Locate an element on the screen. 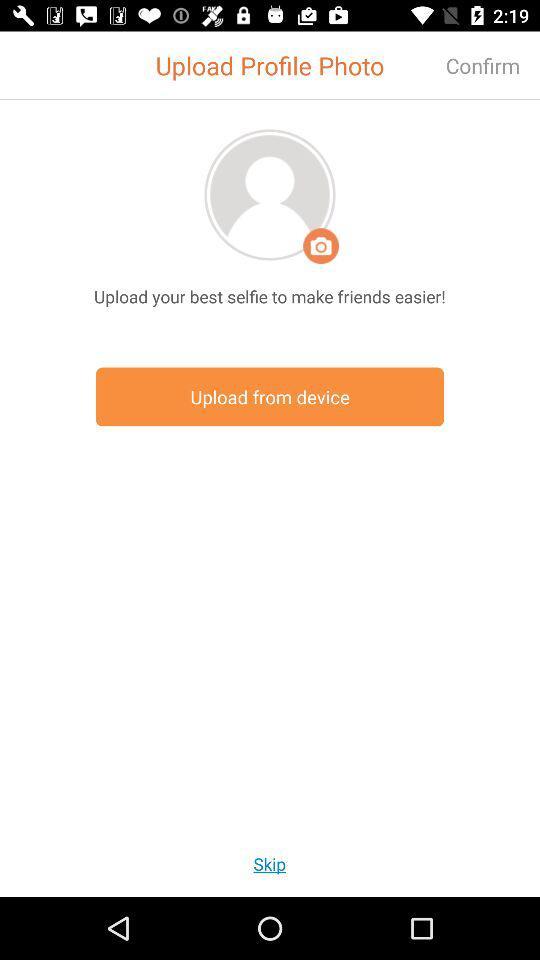 The width and height of the screenshot is (540, 960). upload photo is located at coordinates (270, 194).